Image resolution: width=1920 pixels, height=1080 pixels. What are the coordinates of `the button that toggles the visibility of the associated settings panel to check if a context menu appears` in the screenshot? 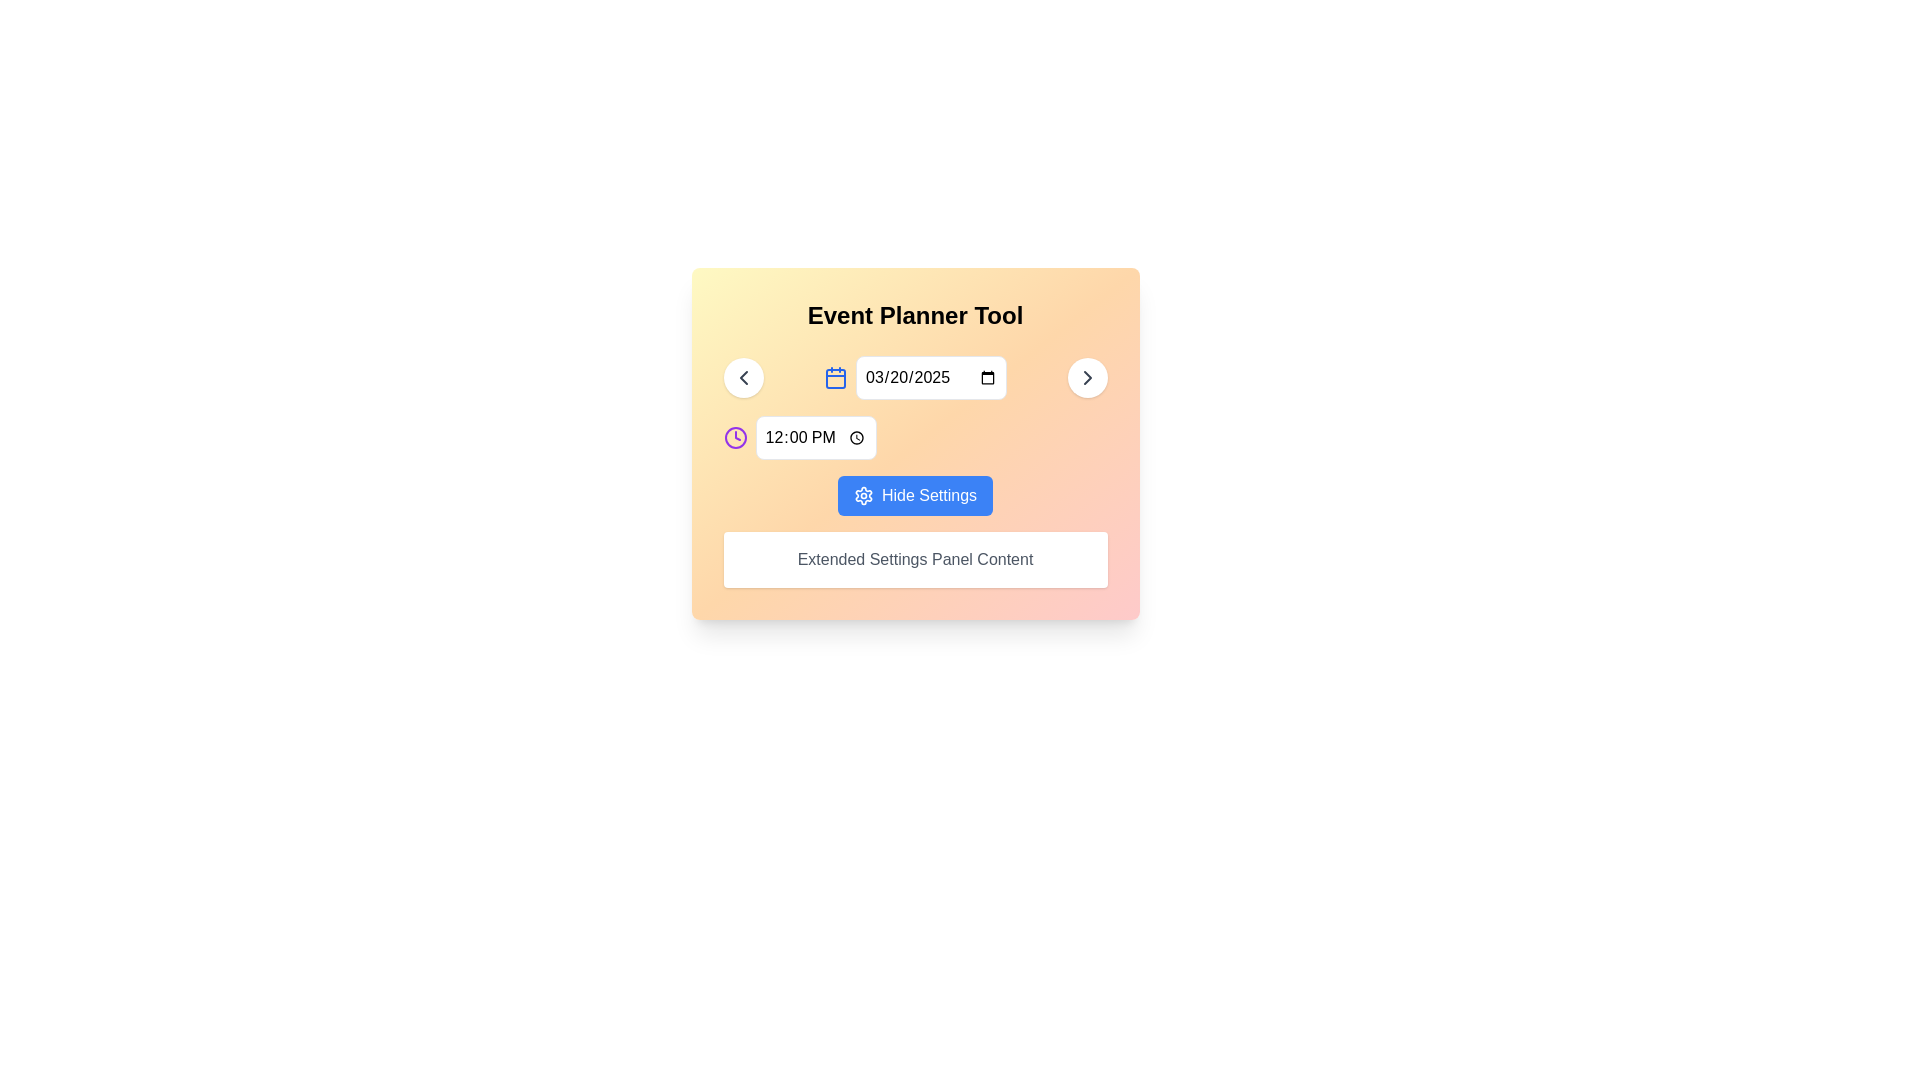 It's located at (914, 495).